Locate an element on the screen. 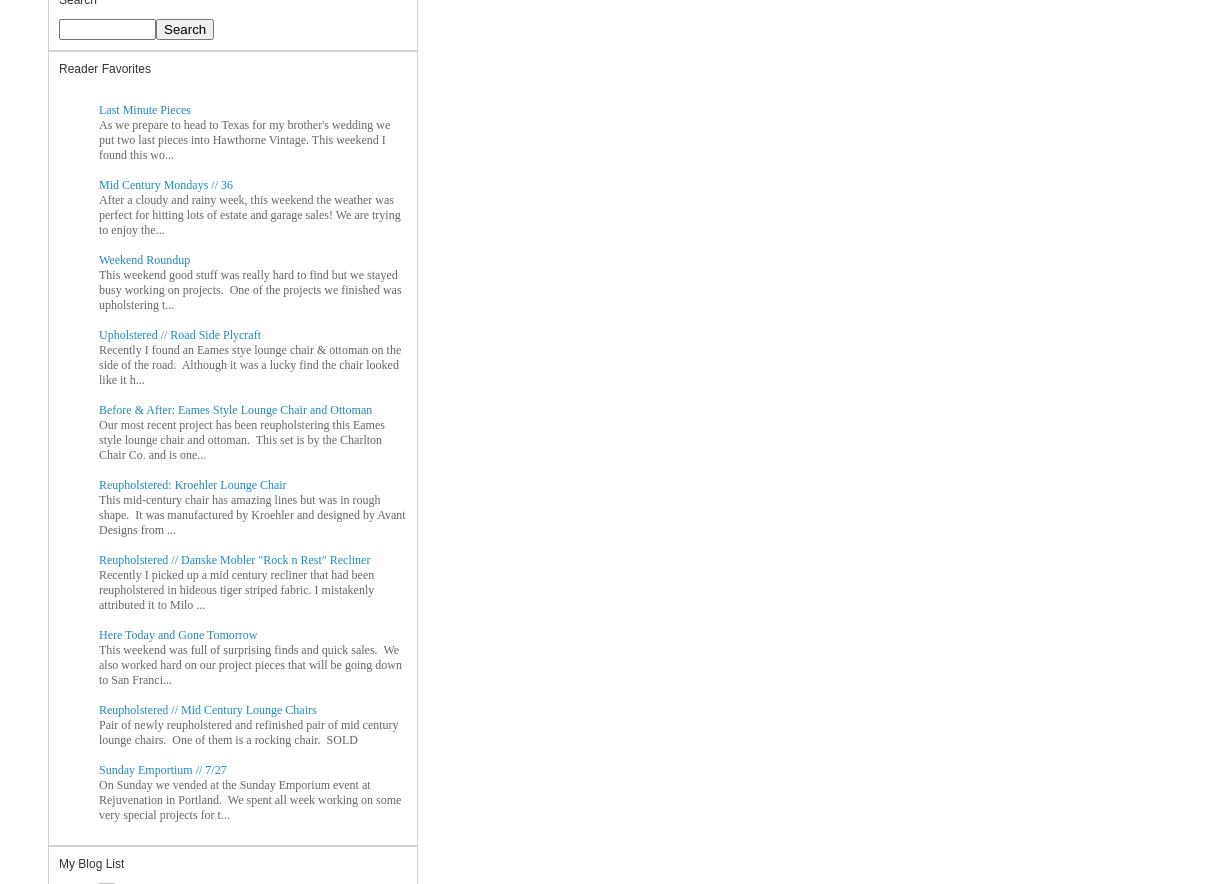  'This weekend was full of surprising finds and quick sales.  We also worked hard on our project pieces that will be going down to San Franci...' is located at coordinates (98, 663).